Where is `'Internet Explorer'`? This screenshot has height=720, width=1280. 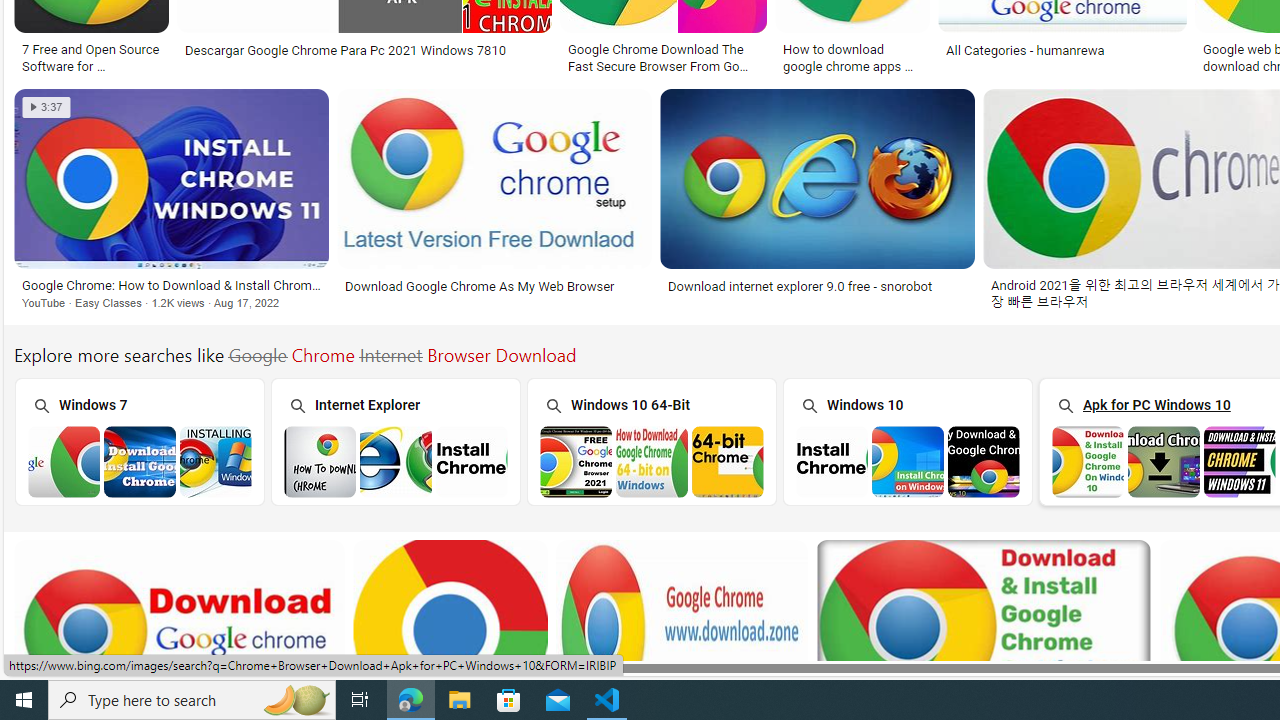
'Internet Explorer' is located at coordinates (395, 440).